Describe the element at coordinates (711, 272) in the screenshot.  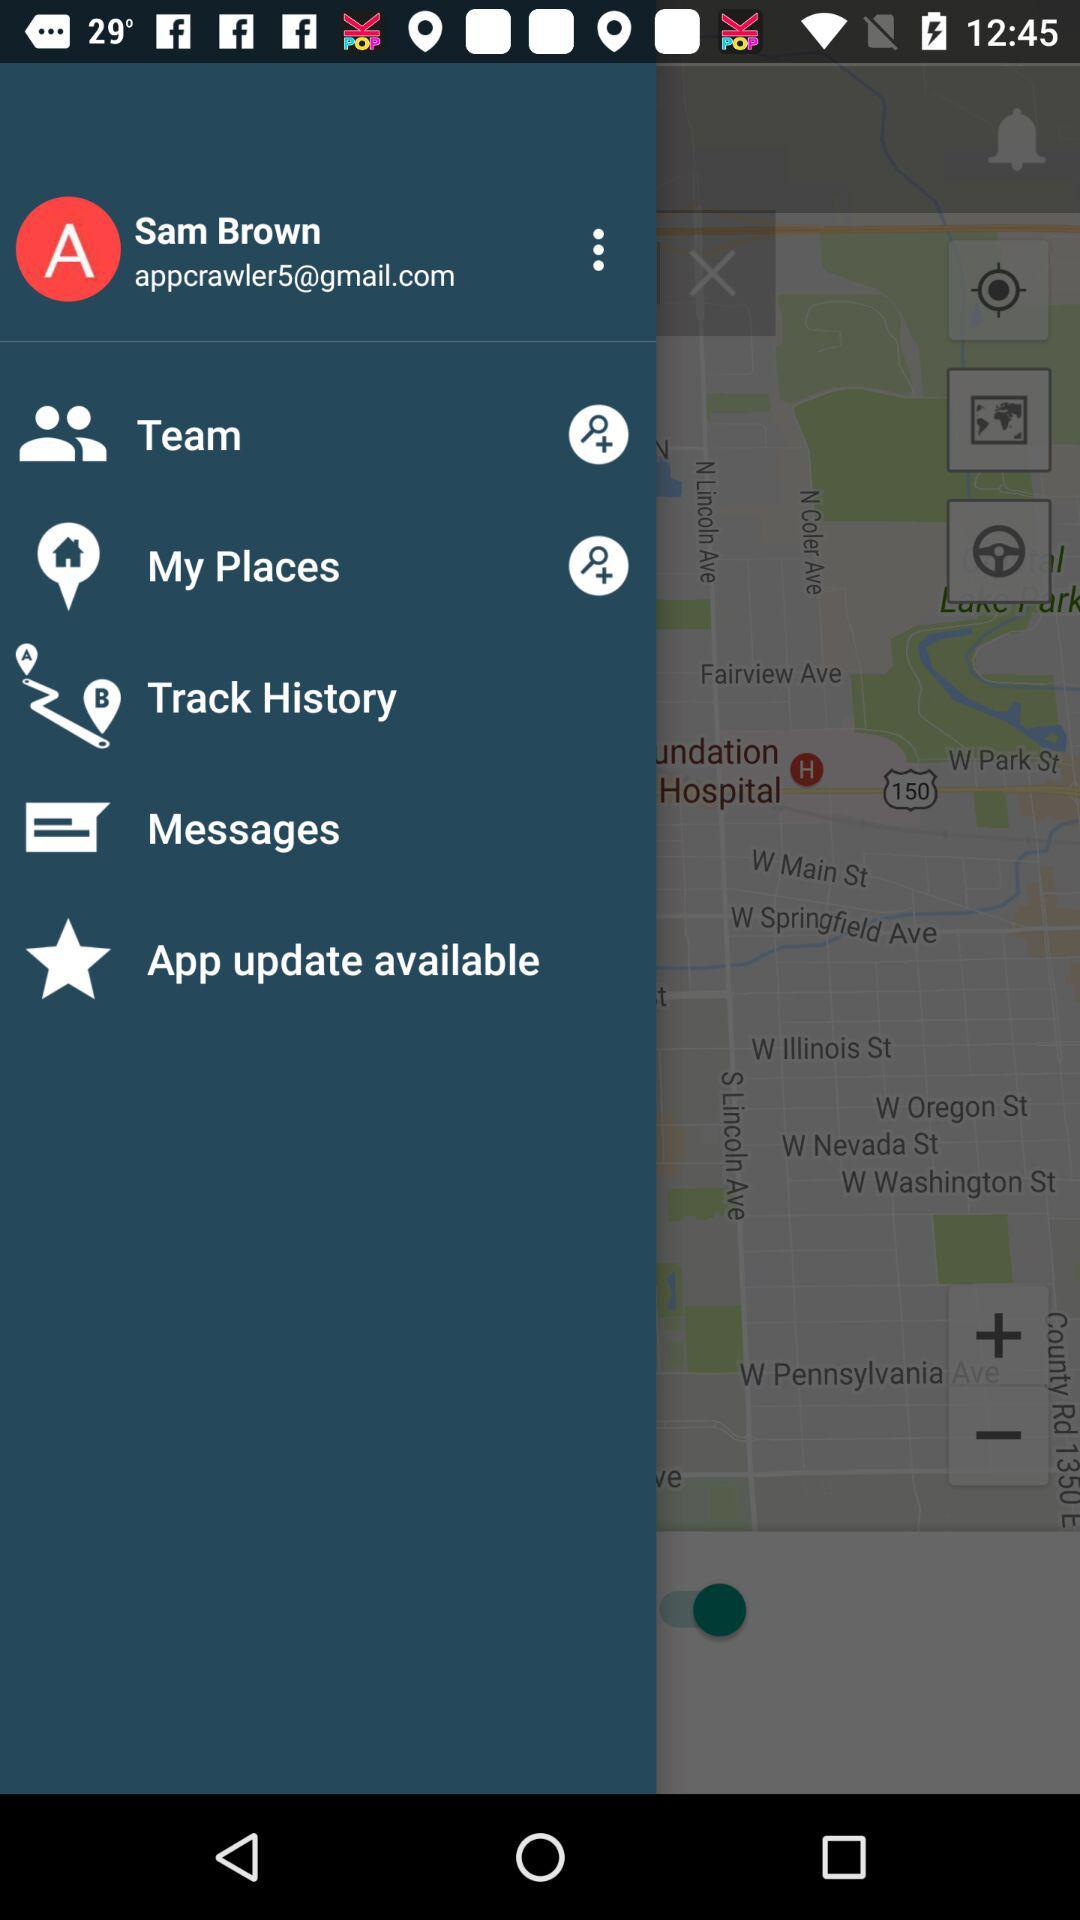
I see `the close icon` at that location.